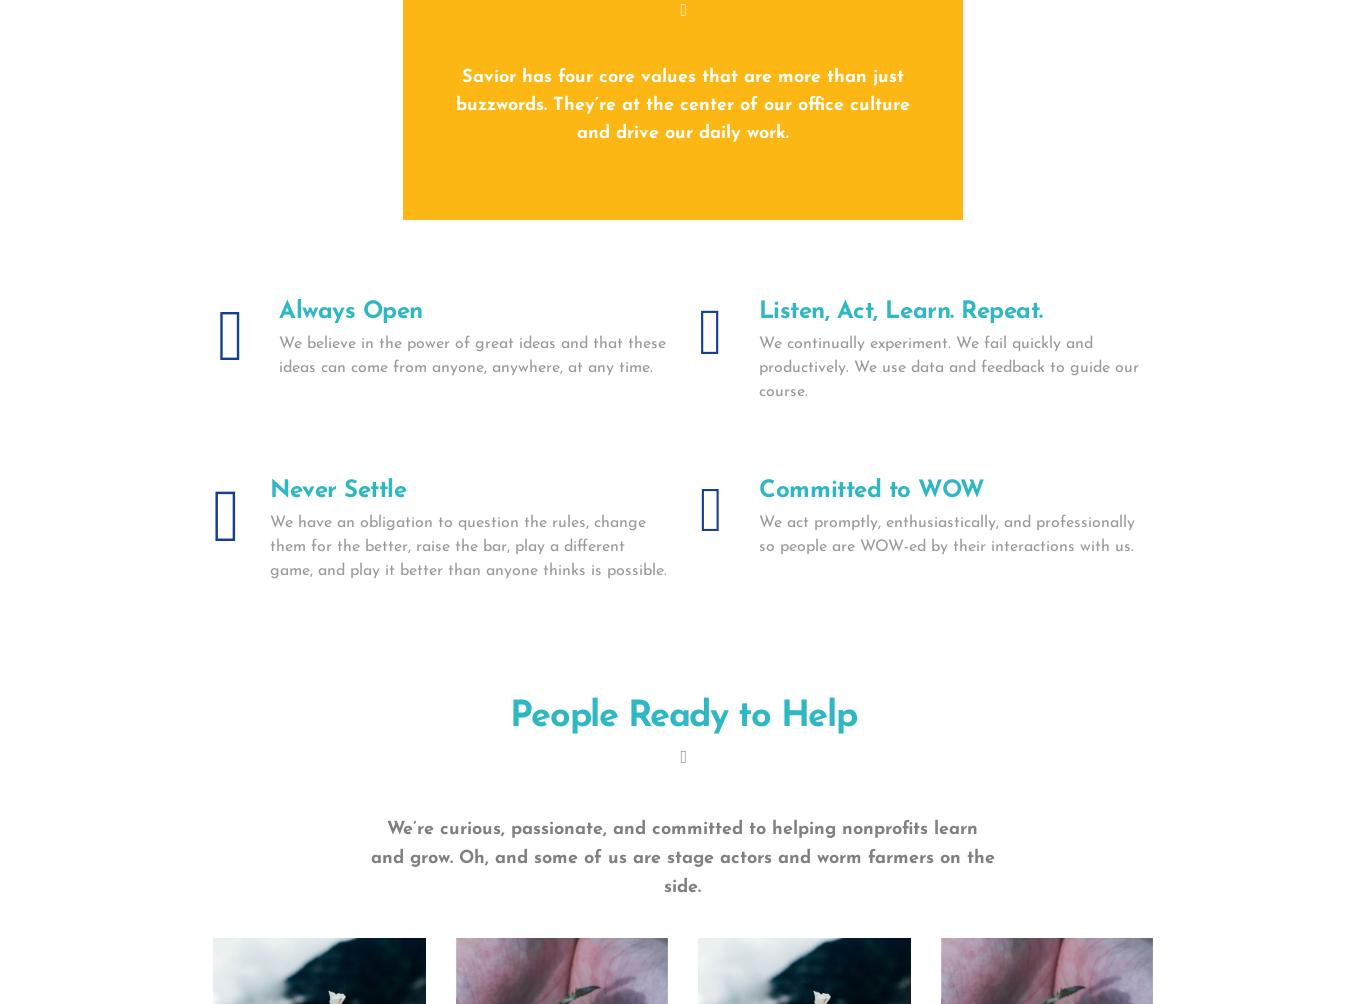 Image resolution: width=1366 pixels, height=1004 pixels. Describe the element at coordinates (681, 105) in the screenshot. I see `'Savior has four core values that are more than just buzzwords. They’re at the center of our office culture and drive our daily work.'` at that location.